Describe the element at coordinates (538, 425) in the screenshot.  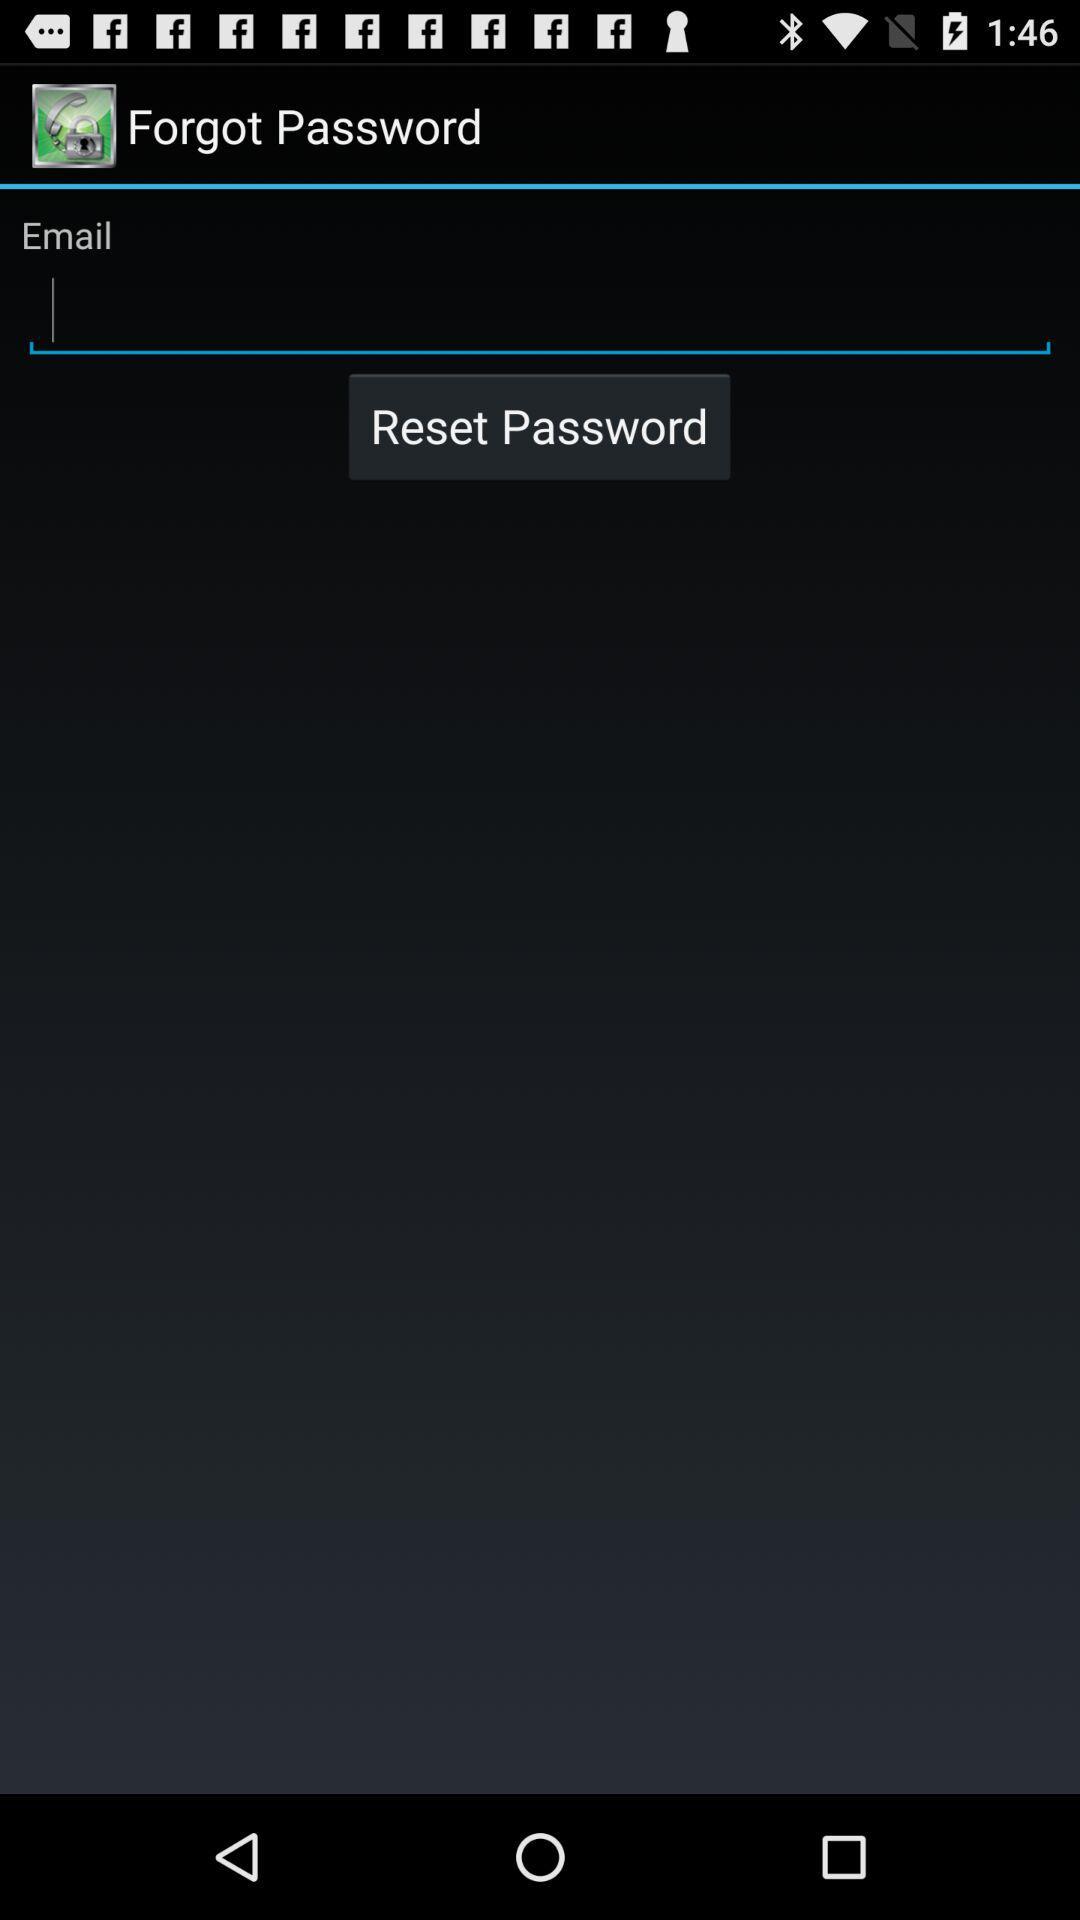
I see `the reset password` at that location.